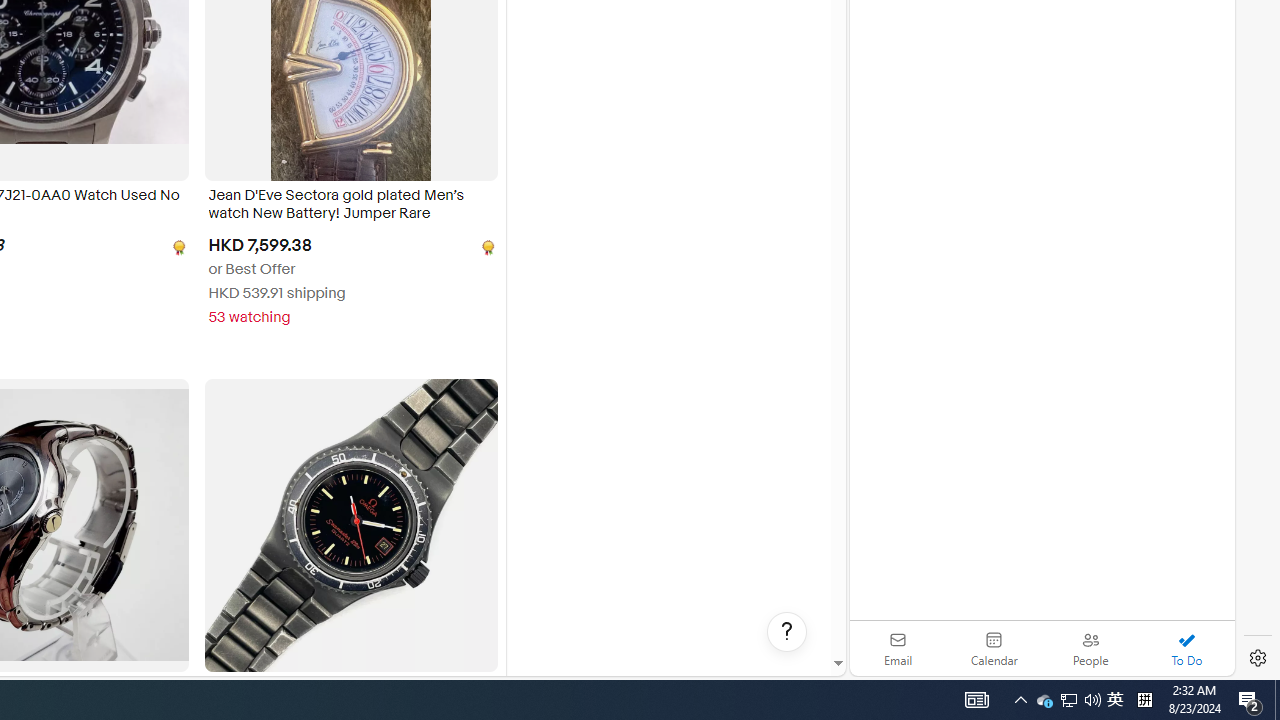 The height and width of the screenshot is (720, 1280). Describe the element at coordinates (1089, 648) in the screenshot. I see `'People'` at that location.